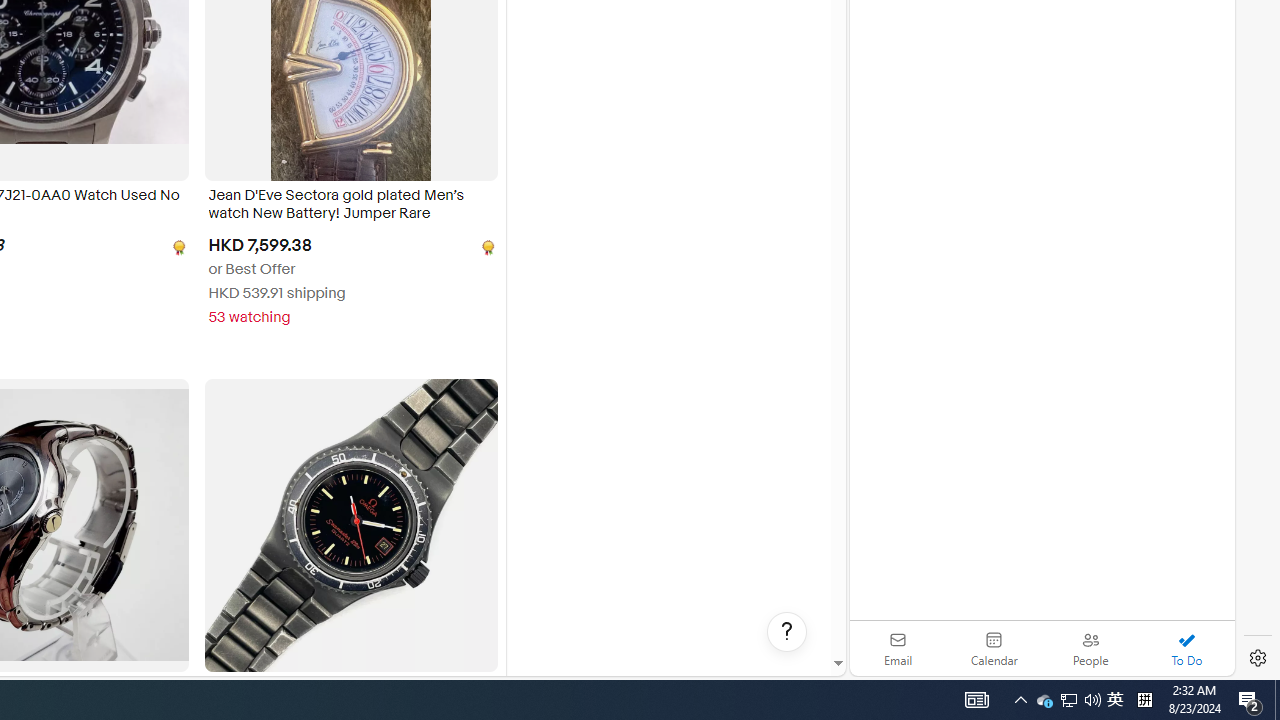 The height and width of the screenshot is (720, 1280). Describe the element at coordinates (1089, 648) in the screenshot. I see `'People'` at that location.